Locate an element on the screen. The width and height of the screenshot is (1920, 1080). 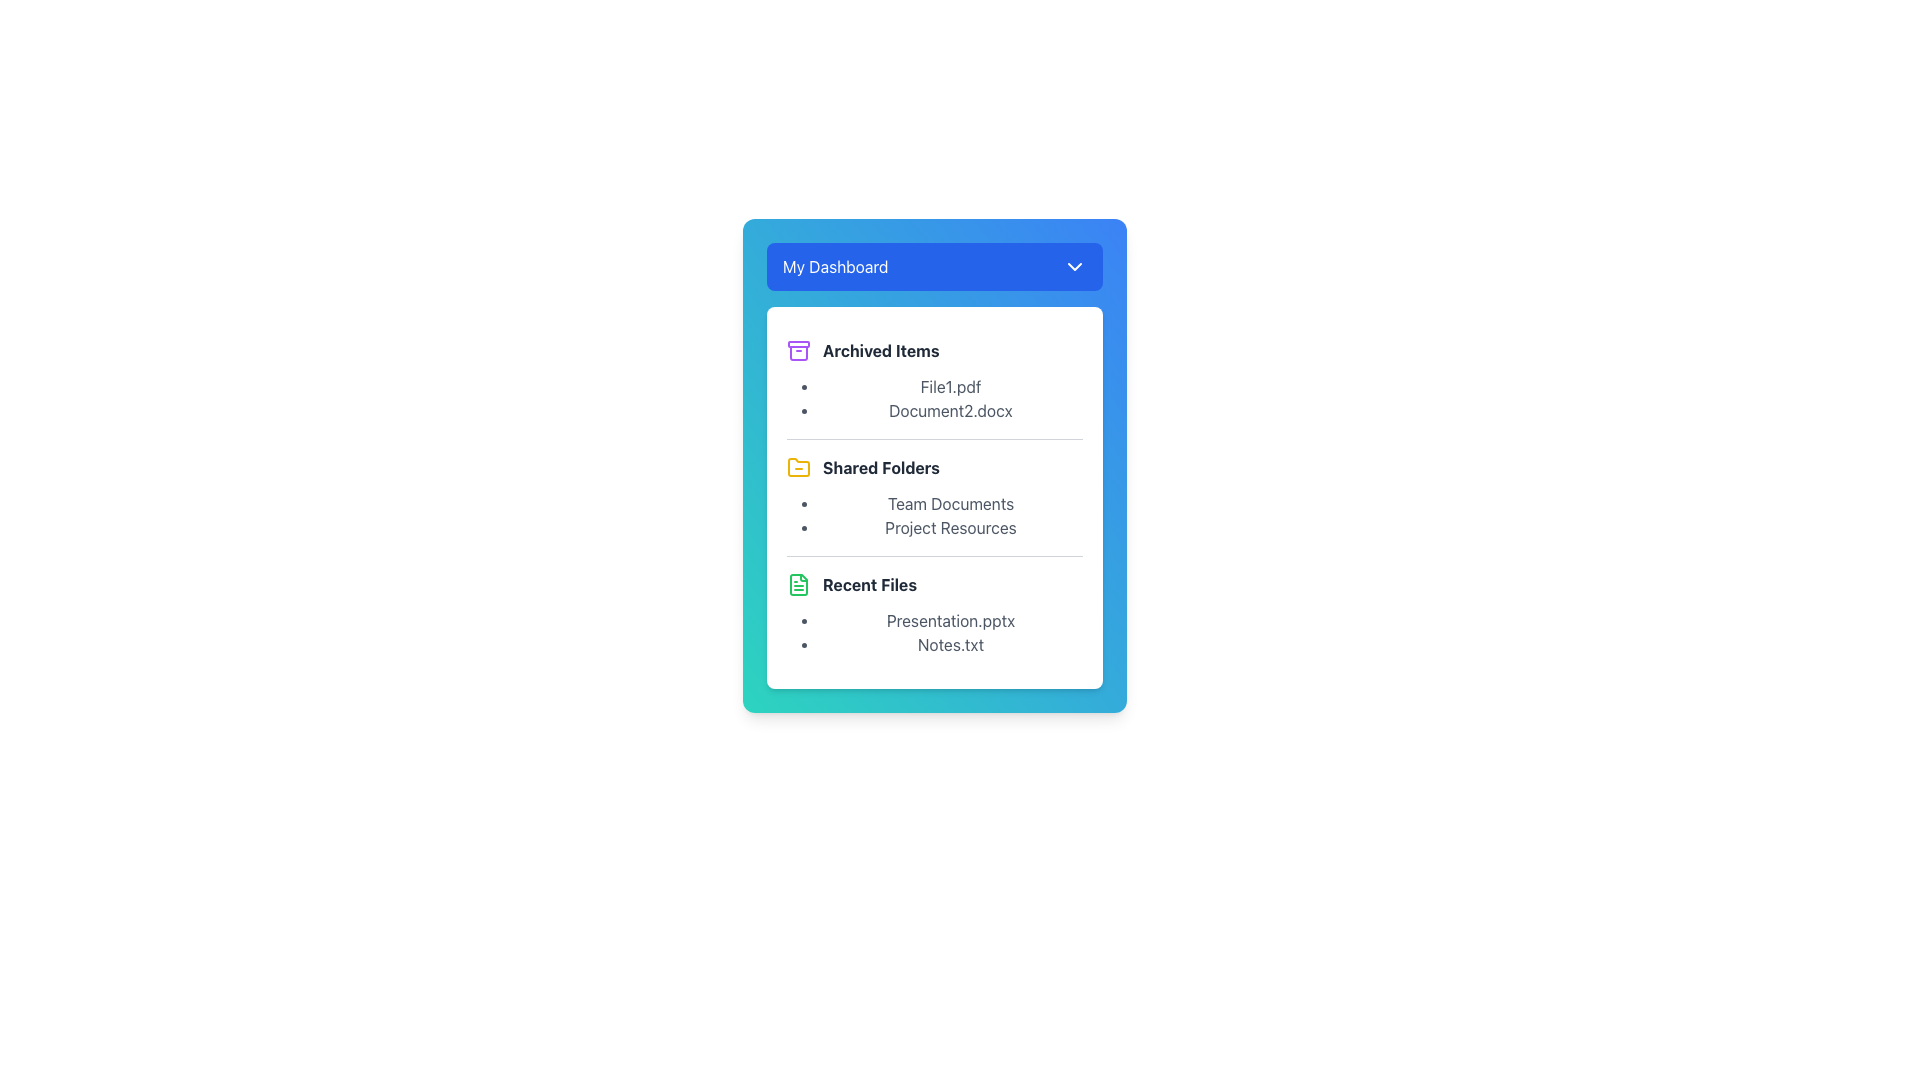
the 'Shared Folders' label element is located at coordinates (934, 467).